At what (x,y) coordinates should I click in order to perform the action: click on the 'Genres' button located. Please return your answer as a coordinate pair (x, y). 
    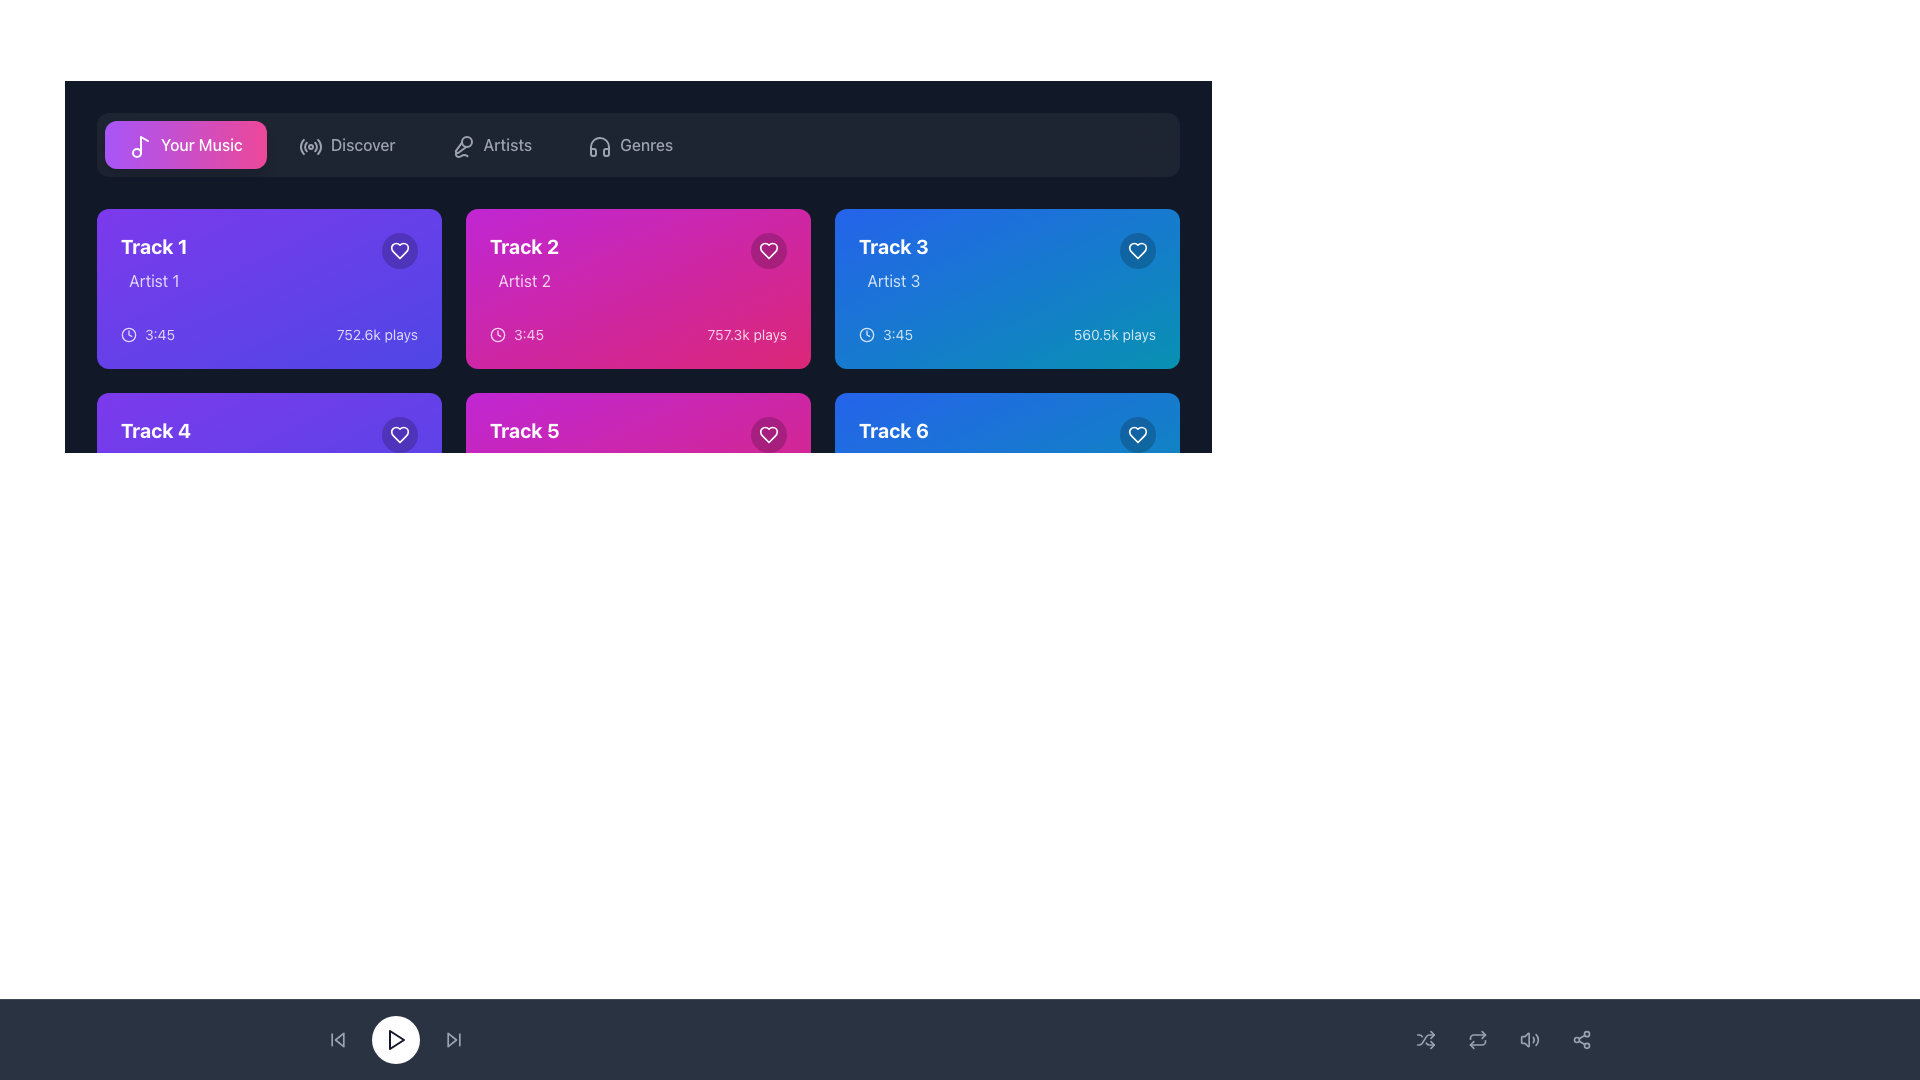
    Looking at the image, I should click on (629, 144).